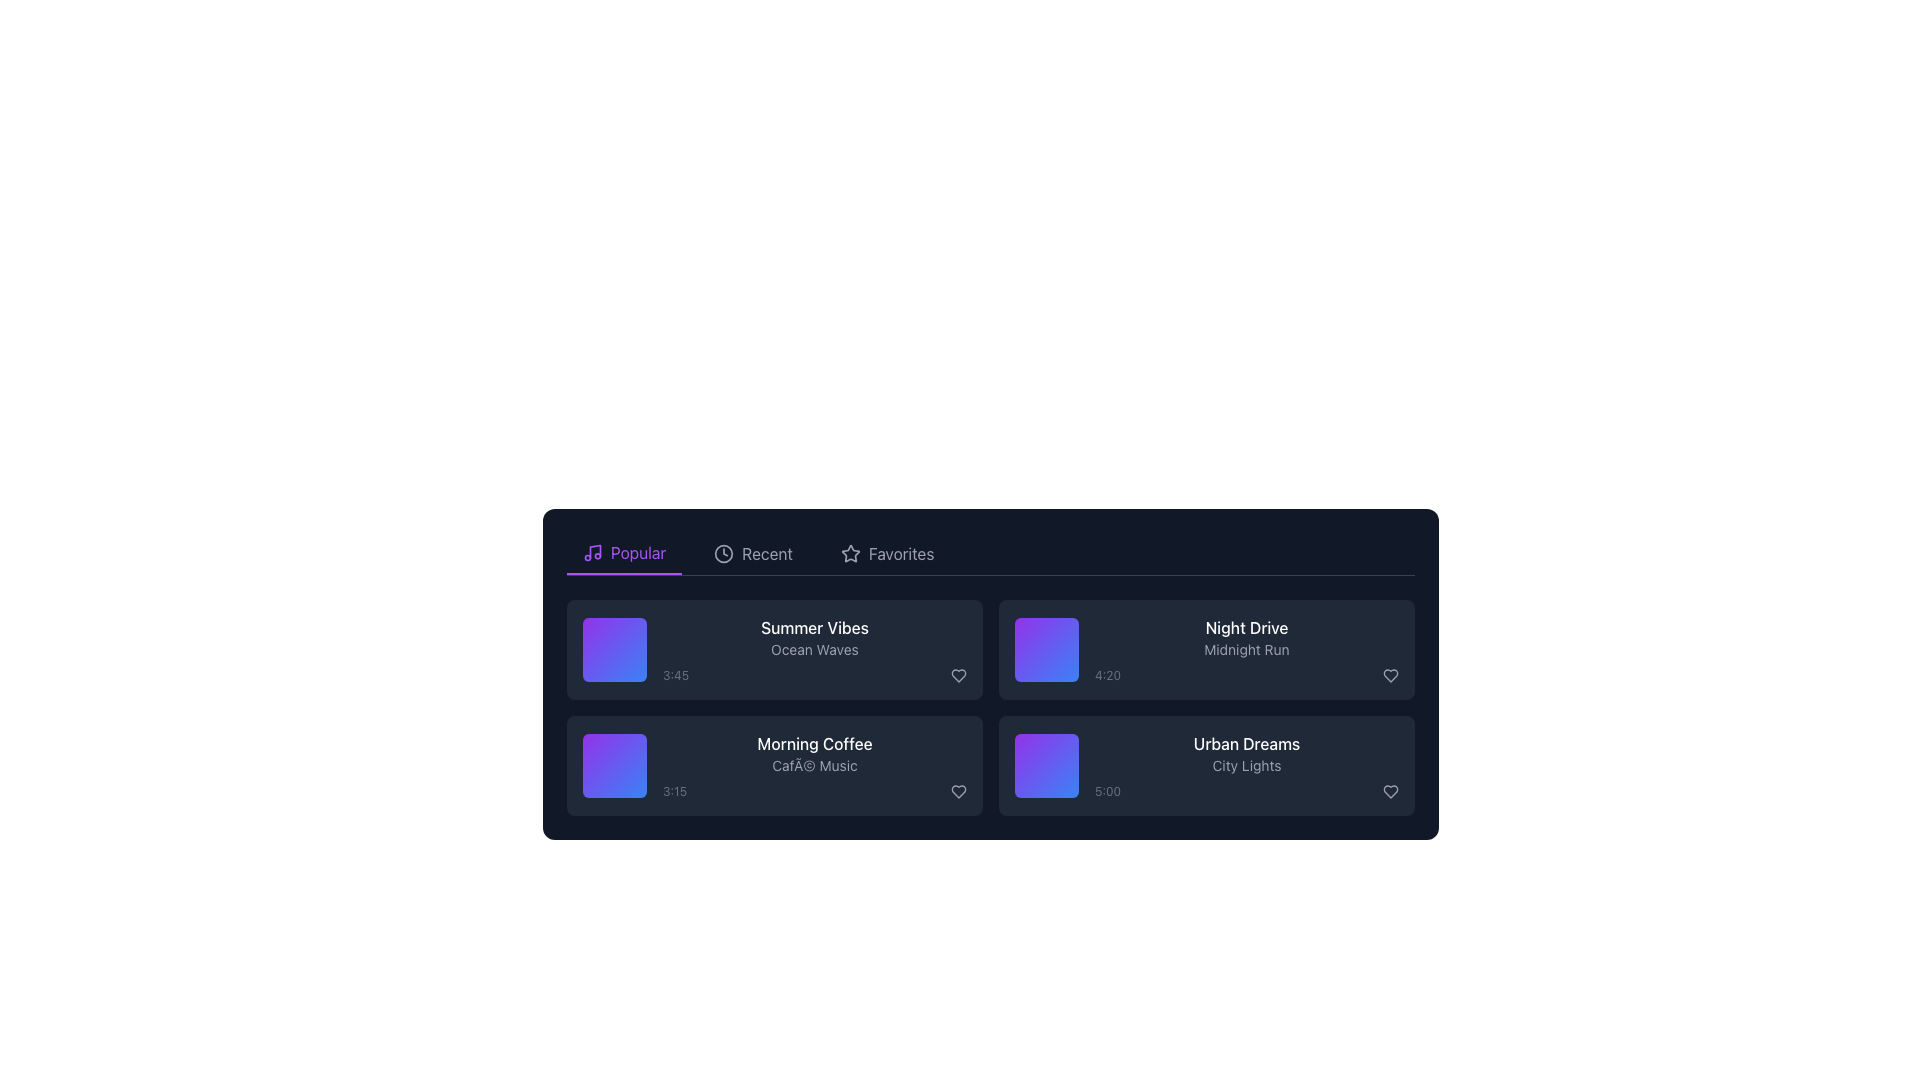  Describe the element at coordinates (1107, 790) in the screenshot. I see `label displaying '5:00' located at the bottom-right of the 'Urban Dreams' card` at that location.